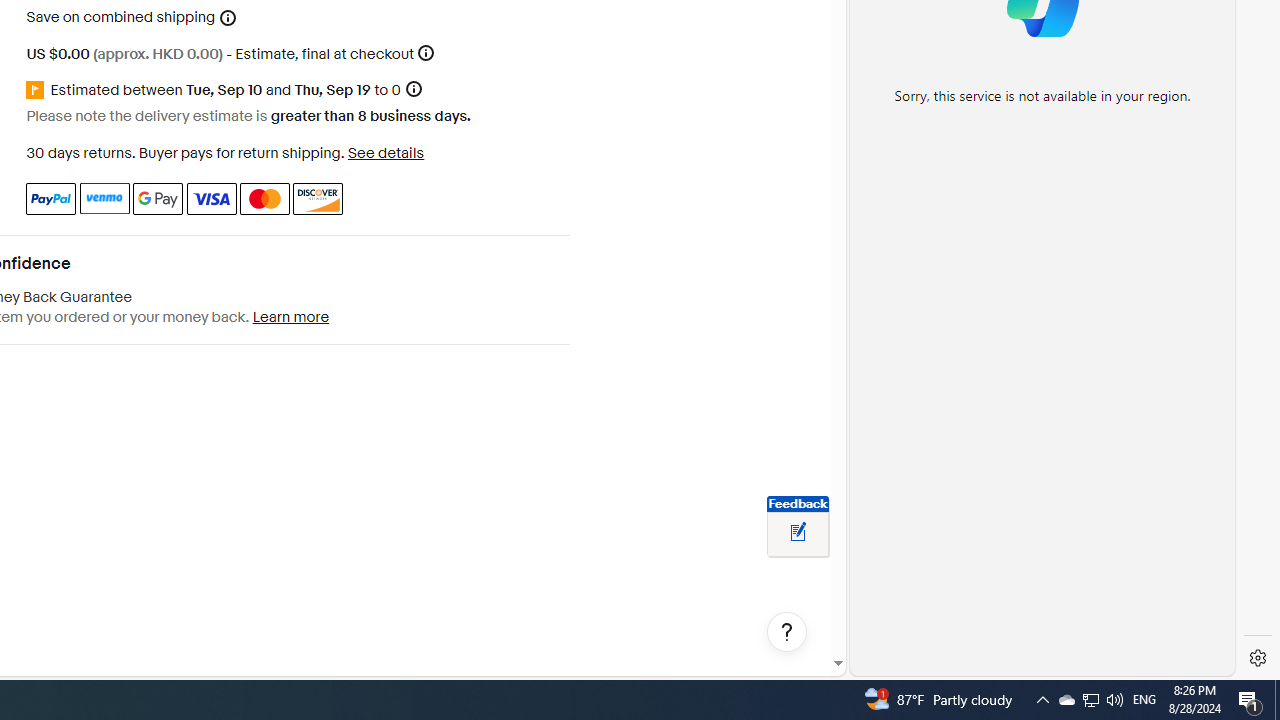 This screenshot has height=720, width=1280. Describe the element at coordinates (263, 198) in the screenshot. I see `'Master Card'` at that location.